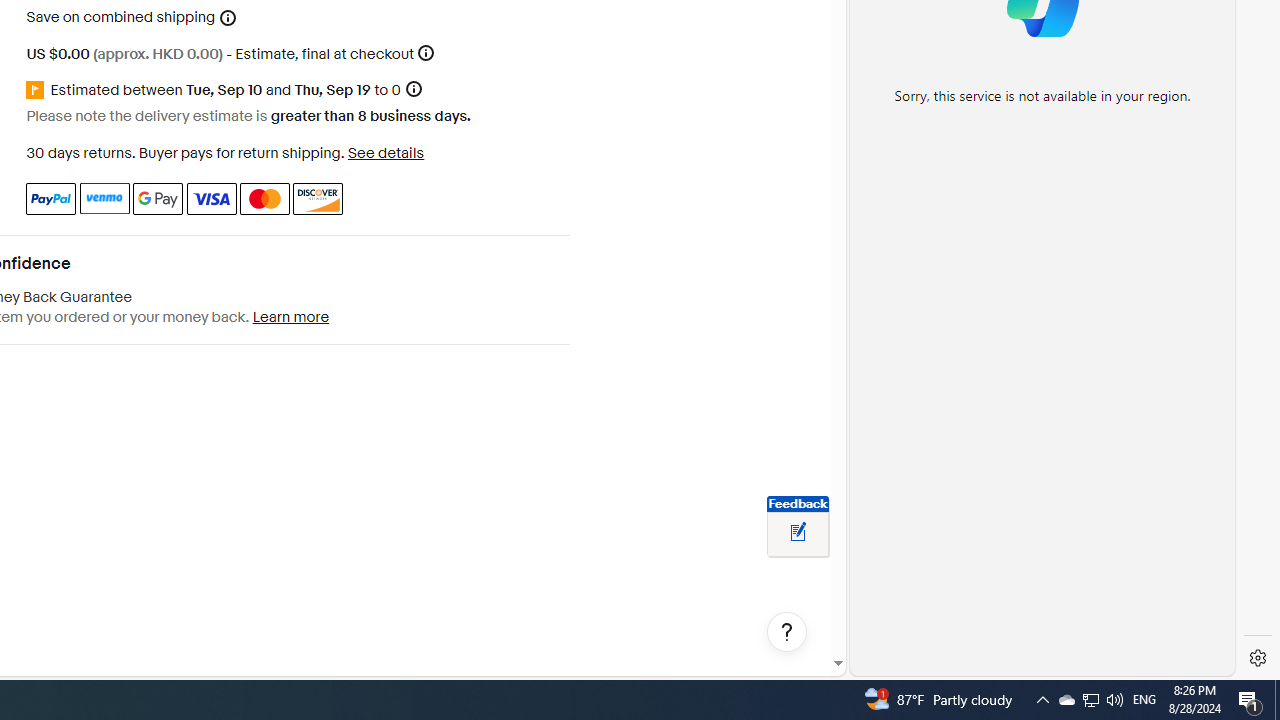 This screenshot has height=720, width=1280. Describe the element at coordinates (263, 198) in the screenshot. I see `'Master Card'` at that location.